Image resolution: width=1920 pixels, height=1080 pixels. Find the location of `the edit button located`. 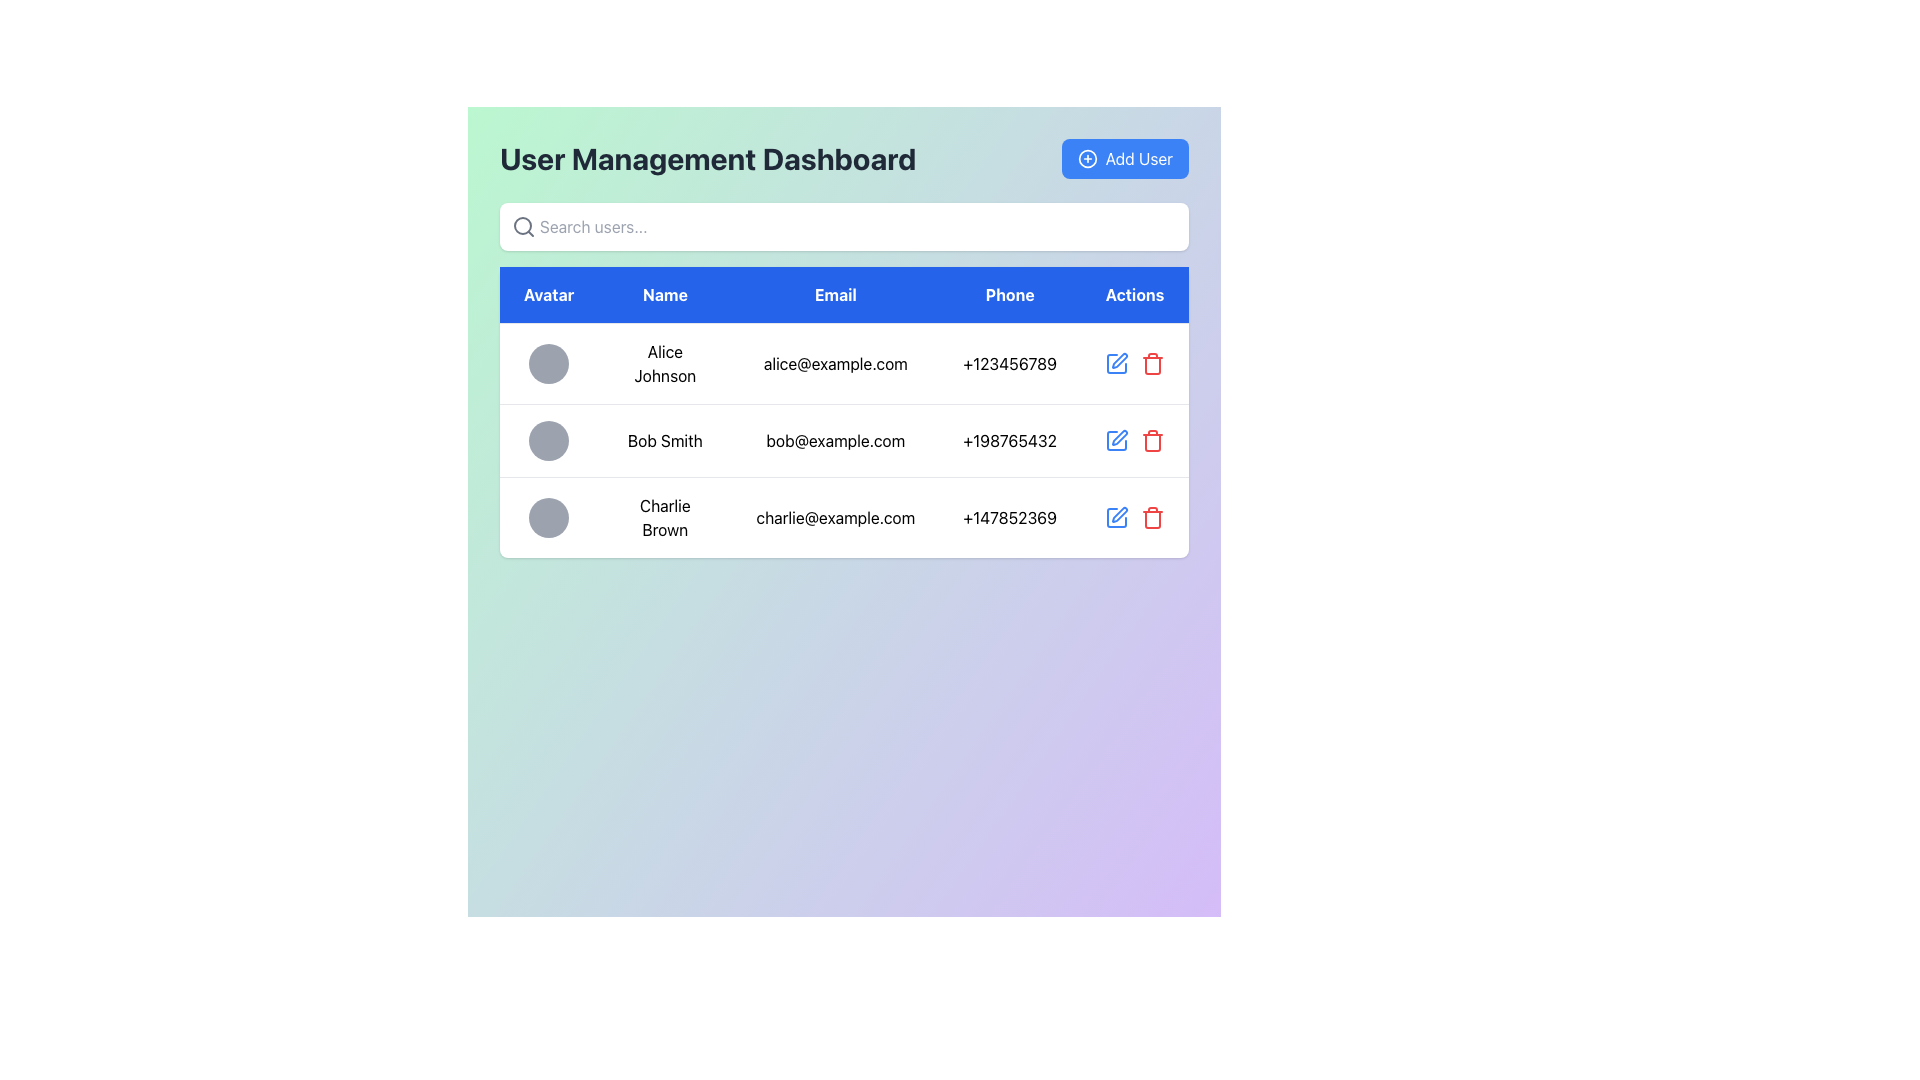

the edit button located is located at coordinates (1116, 363).